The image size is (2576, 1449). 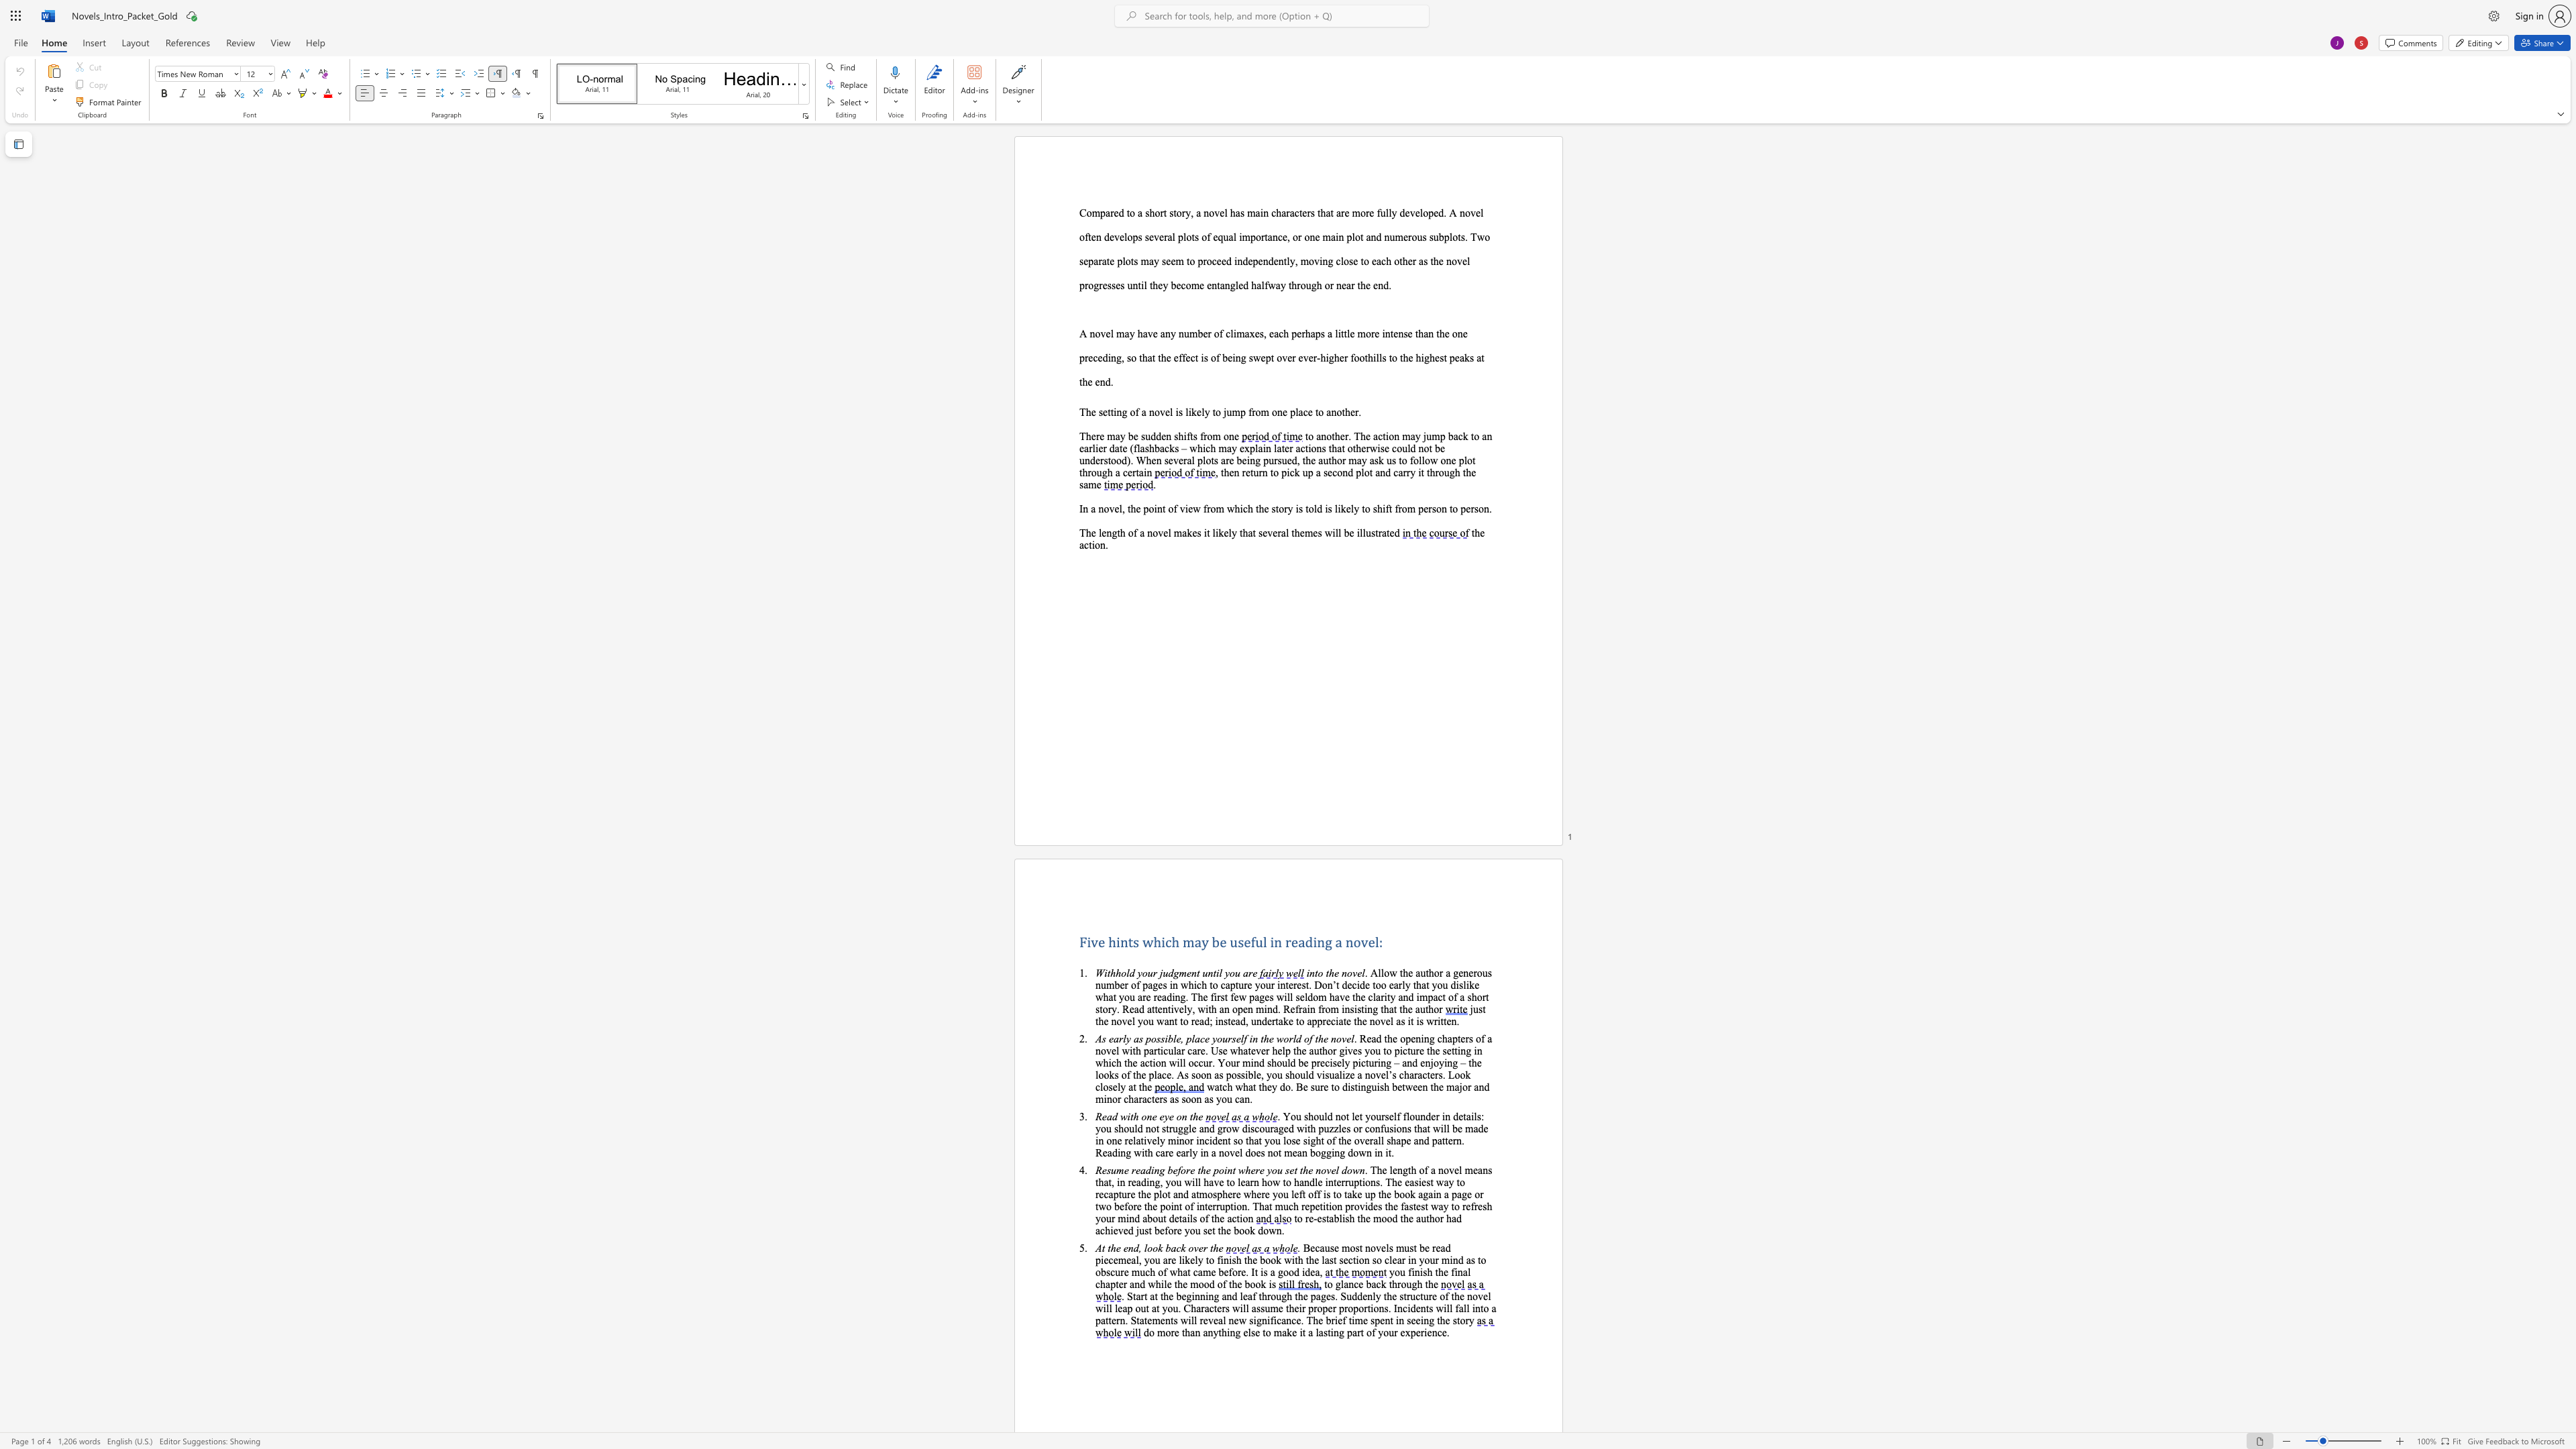 I want to click on the subset text "ment until y" within the text "Withhold your judgment until you are", so click(x=1177, y=972).